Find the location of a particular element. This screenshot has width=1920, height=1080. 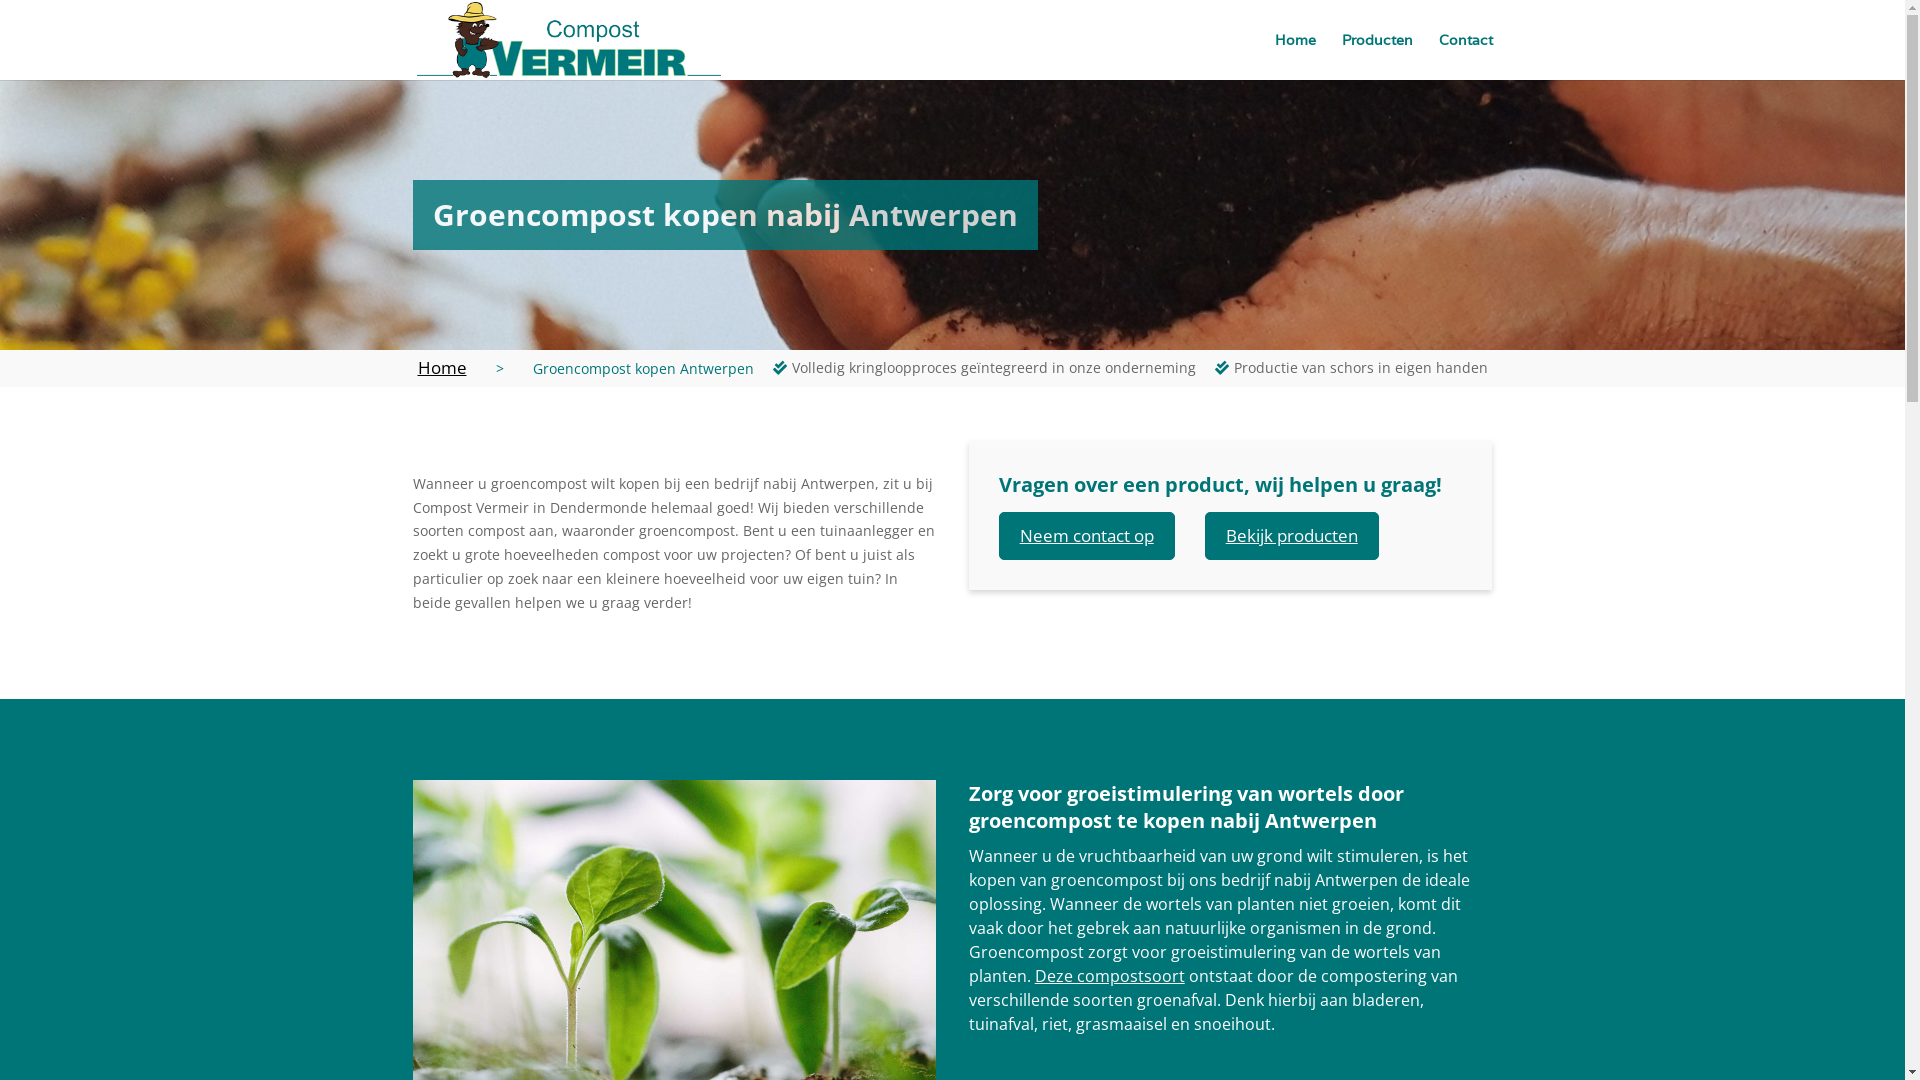

'Contact' is located at coordinates (1464, 39).